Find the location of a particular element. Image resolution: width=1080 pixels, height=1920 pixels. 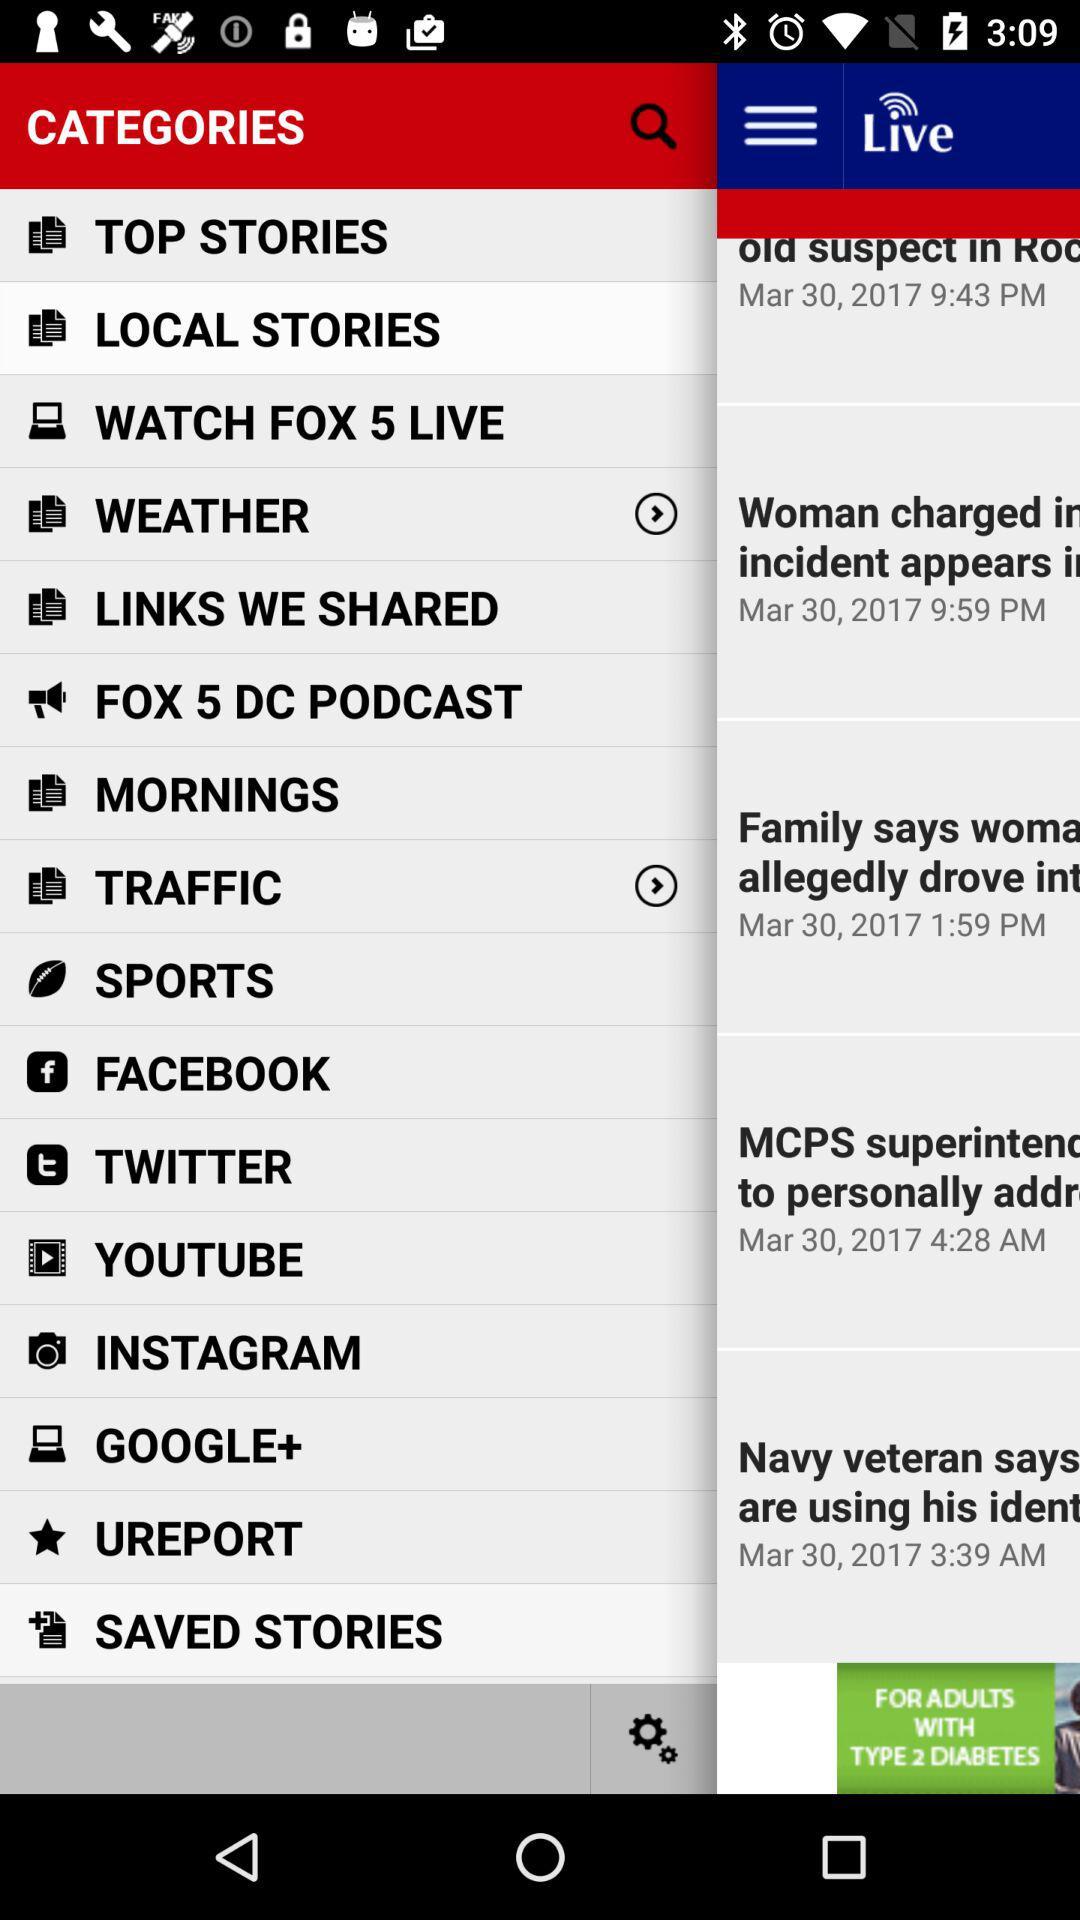

the menu icon is located at coordinates (778, 124).